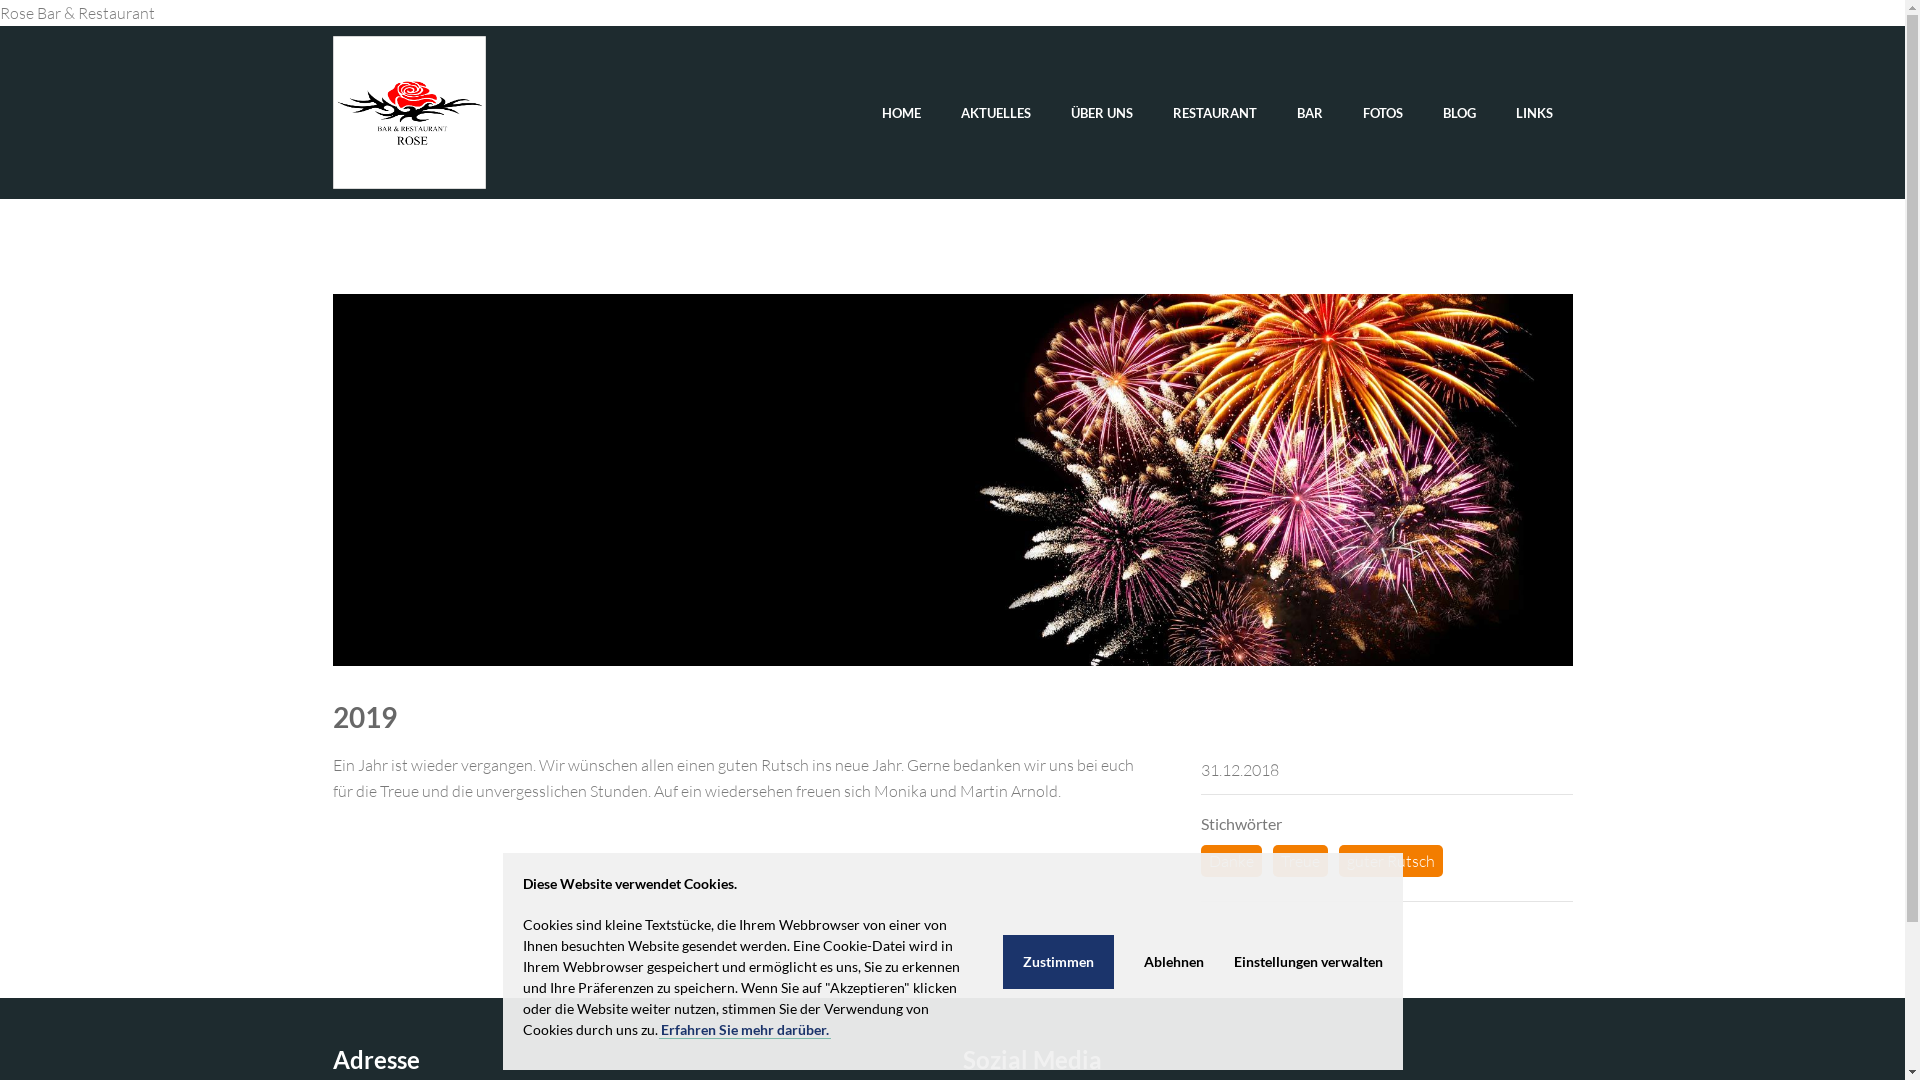 The image size is (1920, 1080). What do you see at coordinates (1002, 959) in the screenshot?
I see `'Zustimmen'` at bounding box center [1002, 959].